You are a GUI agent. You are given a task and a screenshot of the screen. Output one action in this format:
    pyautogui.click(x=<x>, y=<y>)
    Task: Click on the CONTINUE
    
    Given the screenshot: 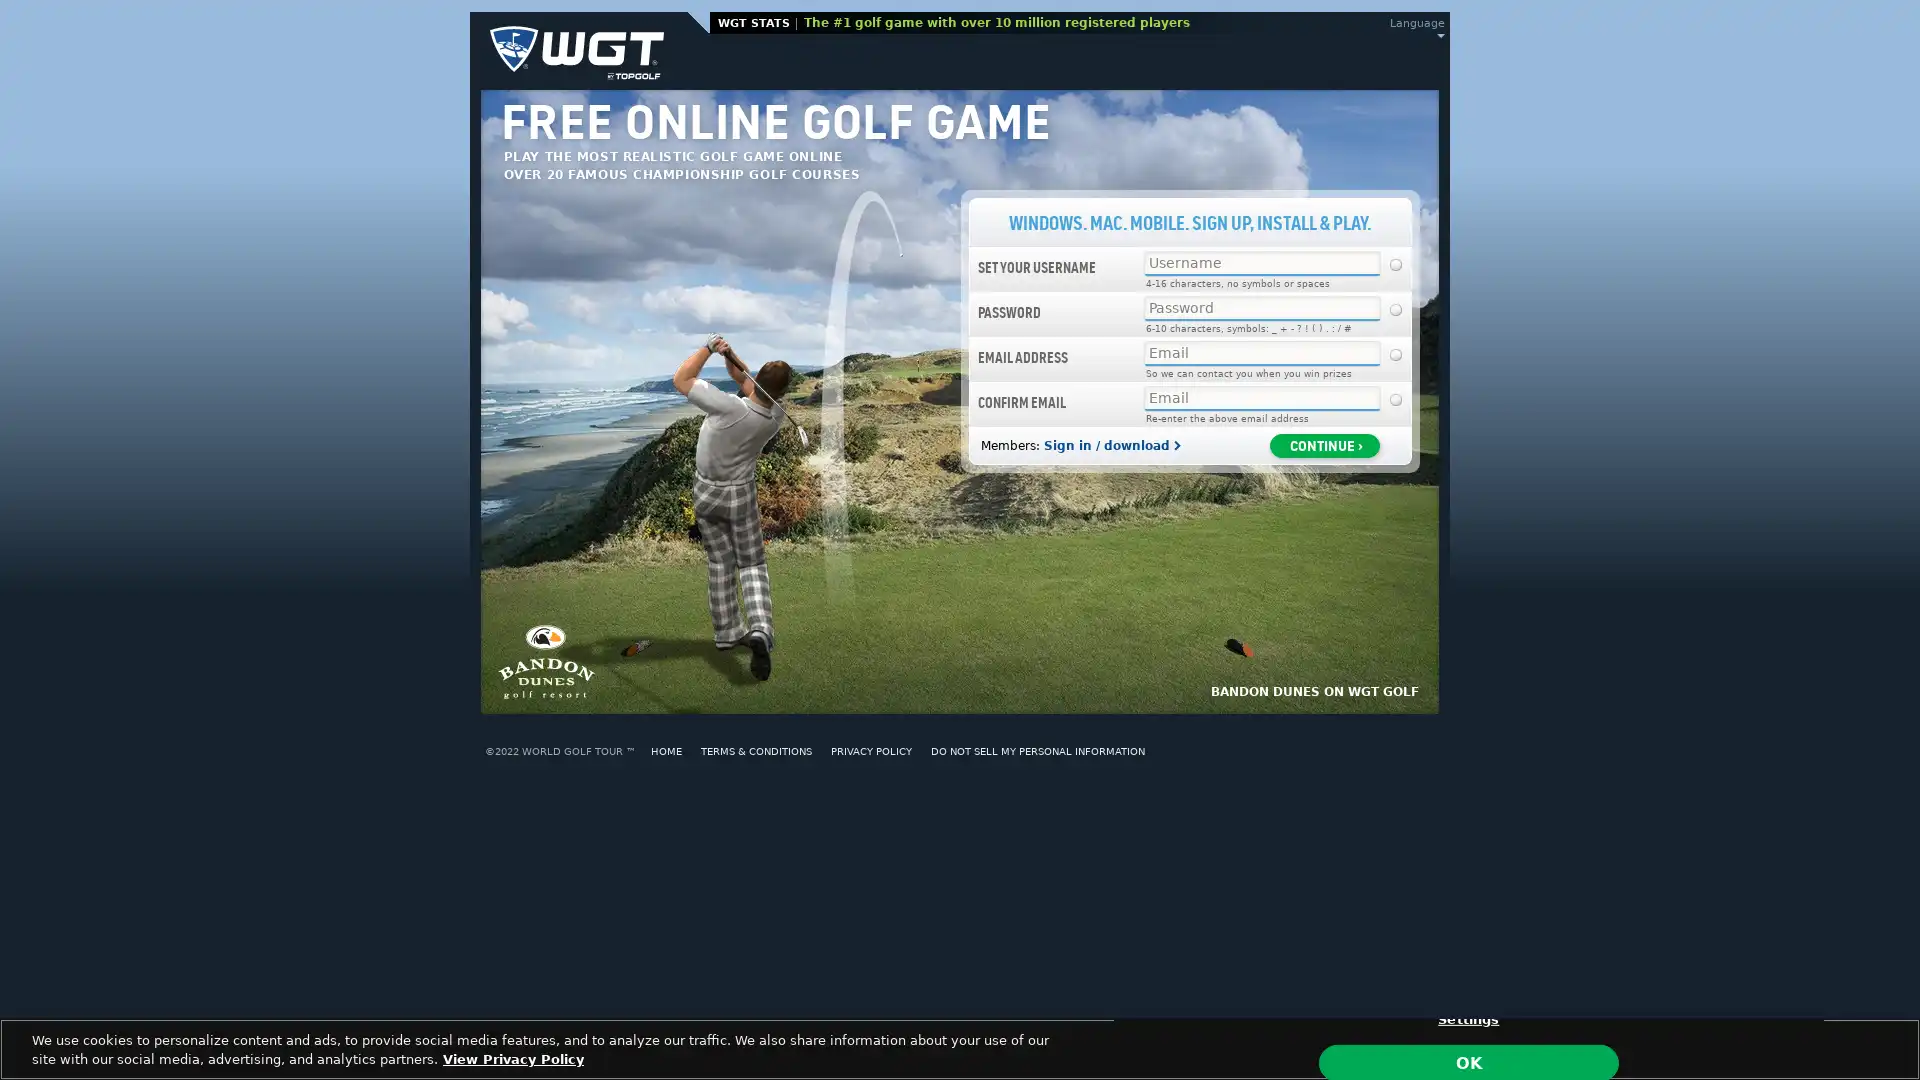 What is the action you would take?
    pyautogui.click(x=1324, y=443)
    